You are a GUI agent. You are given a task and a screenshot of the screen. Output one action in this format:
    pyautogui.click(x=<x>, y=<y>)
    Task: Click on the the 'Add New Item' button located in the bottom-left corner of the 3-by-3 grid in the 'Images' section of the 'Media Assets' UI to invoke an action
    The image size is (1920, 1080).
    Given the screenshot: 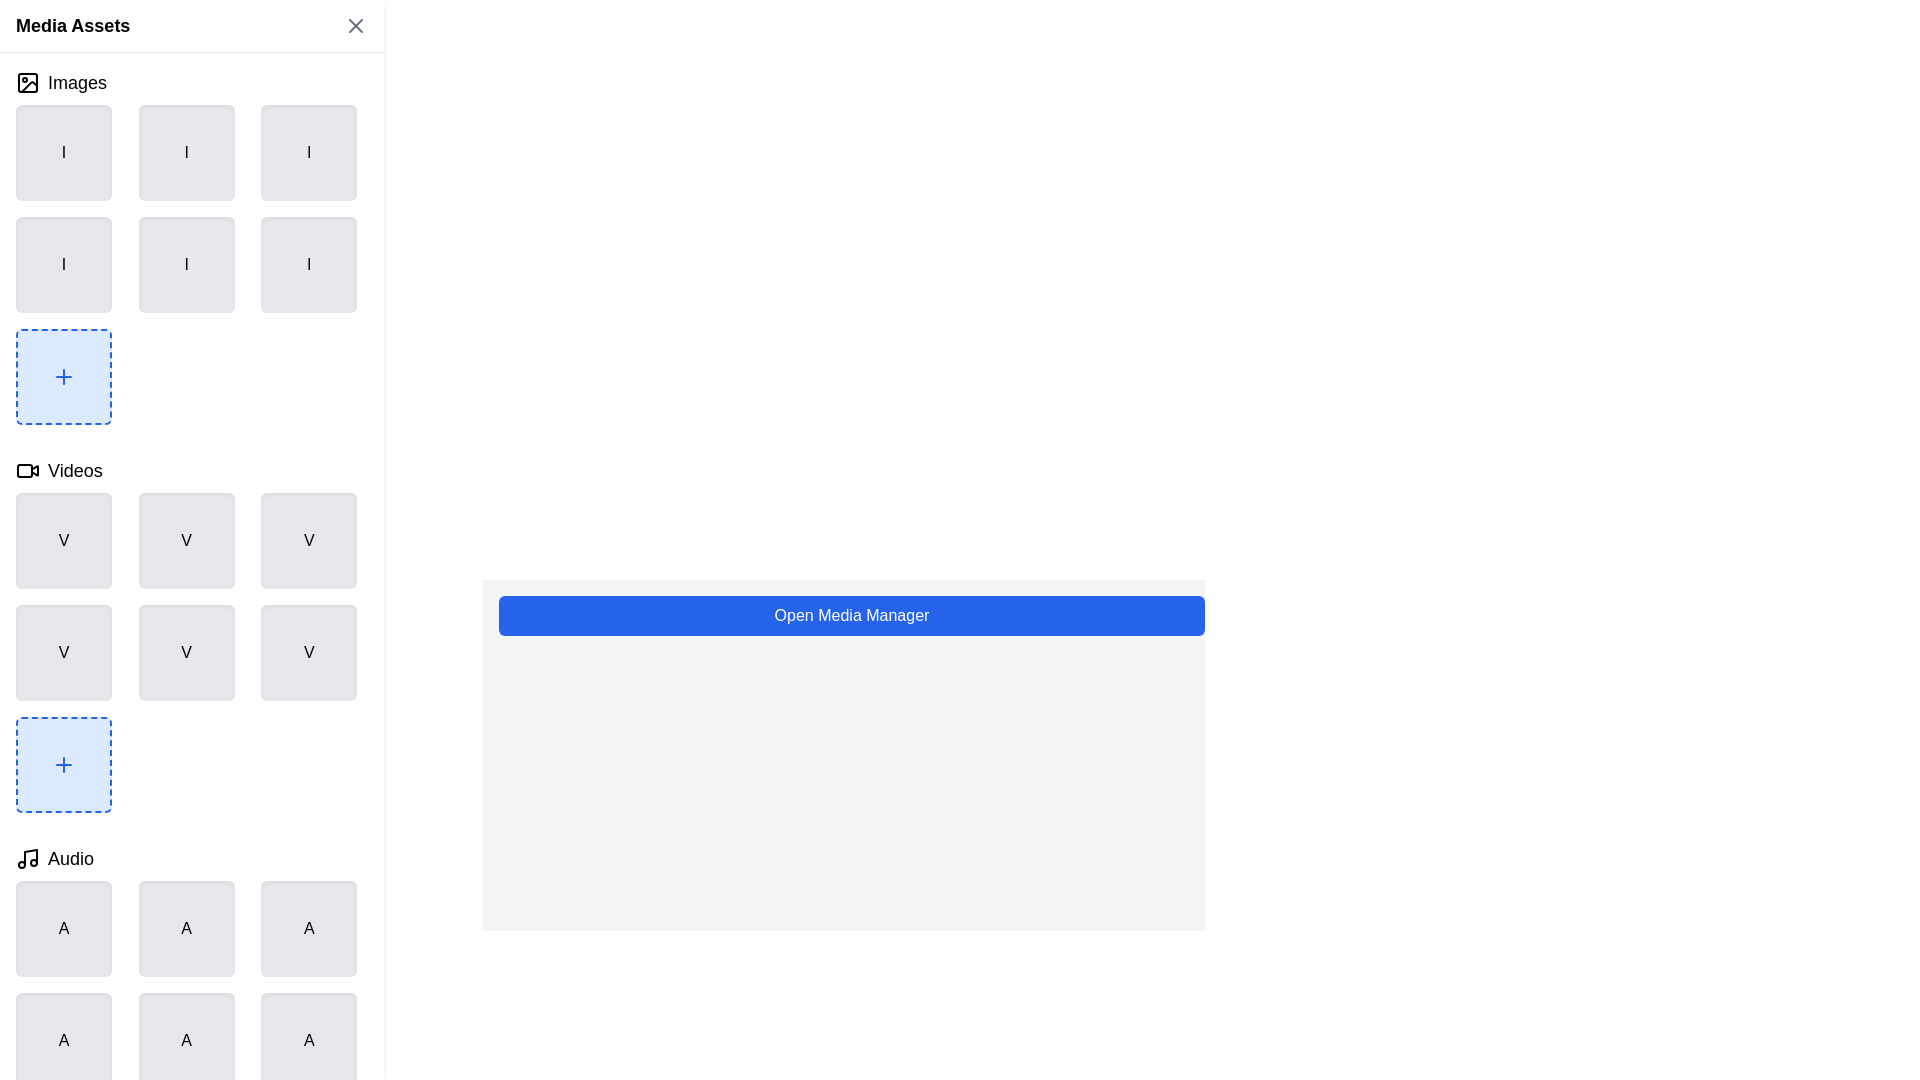 What is the action you would take?
    pyautogui.click(x=63, y=377)
    